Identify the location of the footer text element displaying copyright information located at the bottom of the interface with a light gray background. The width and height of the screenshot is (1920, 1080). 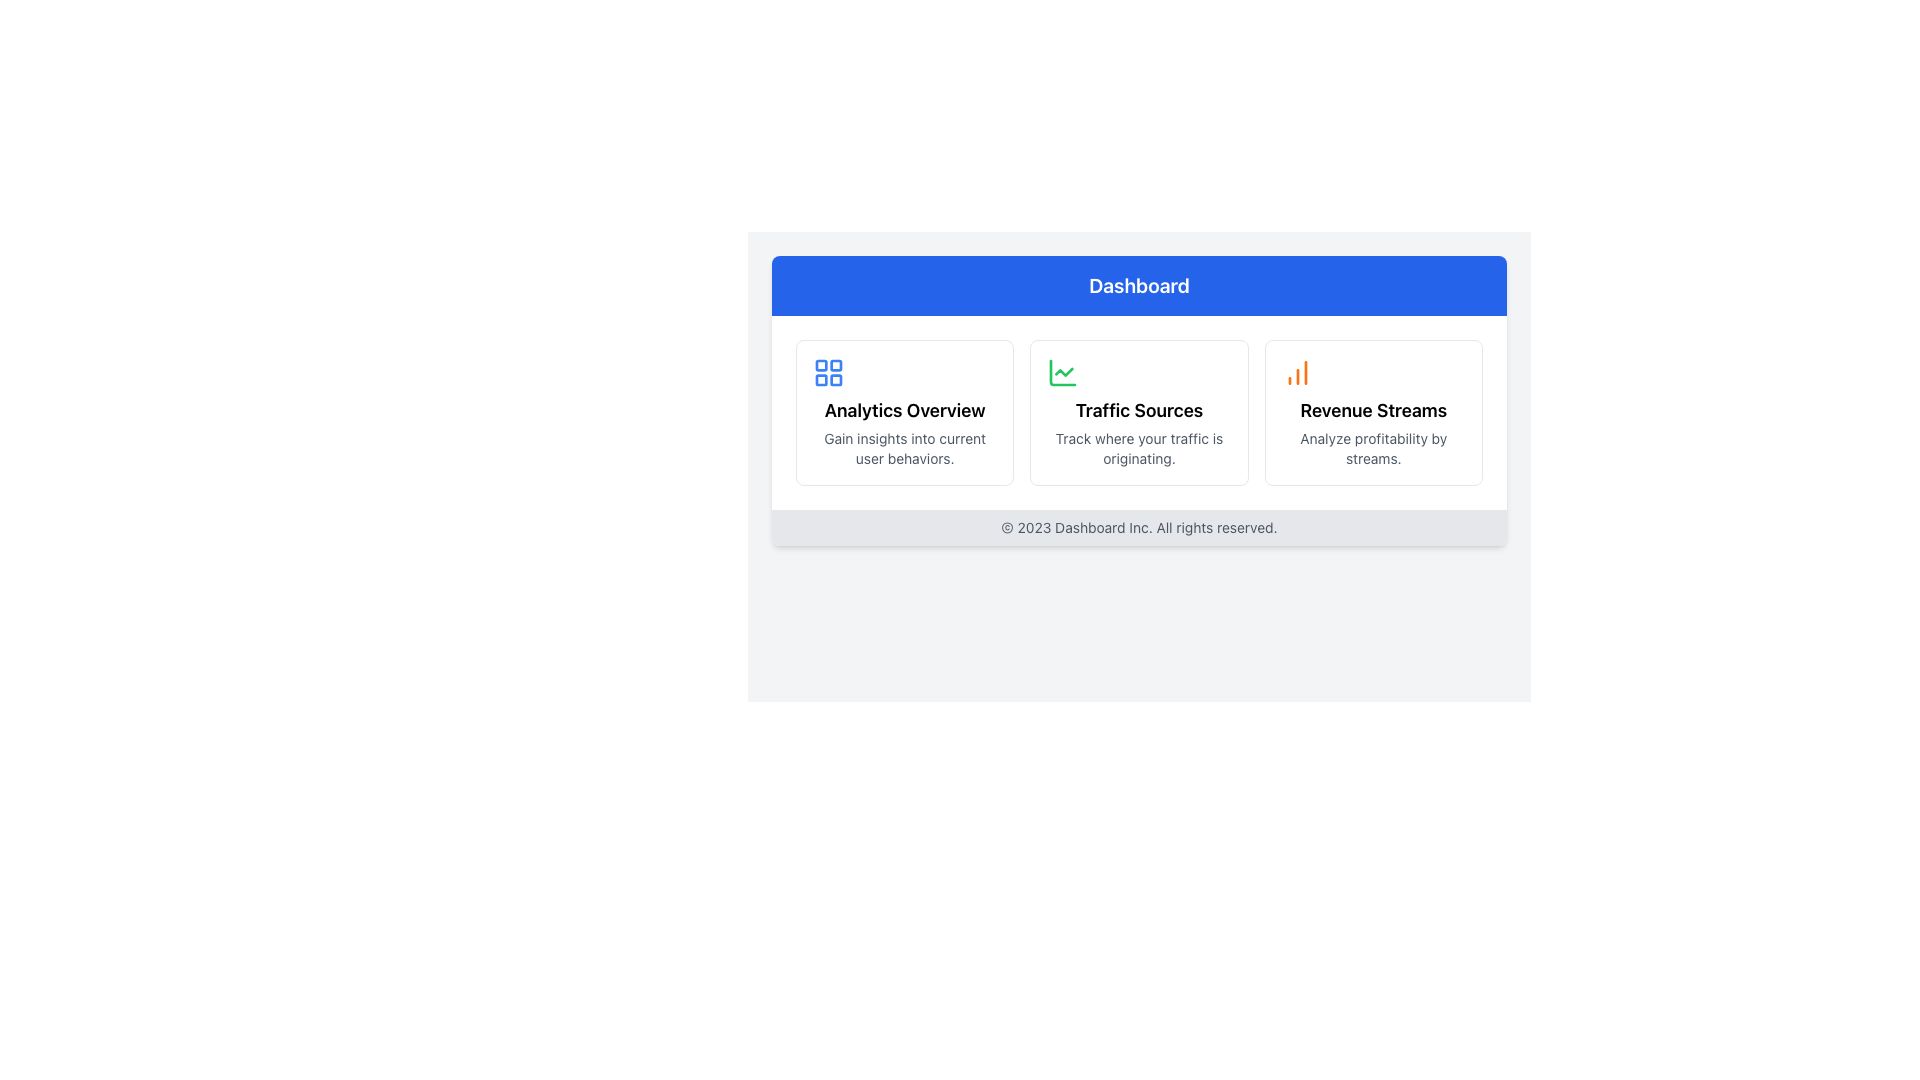
(1139, 527).